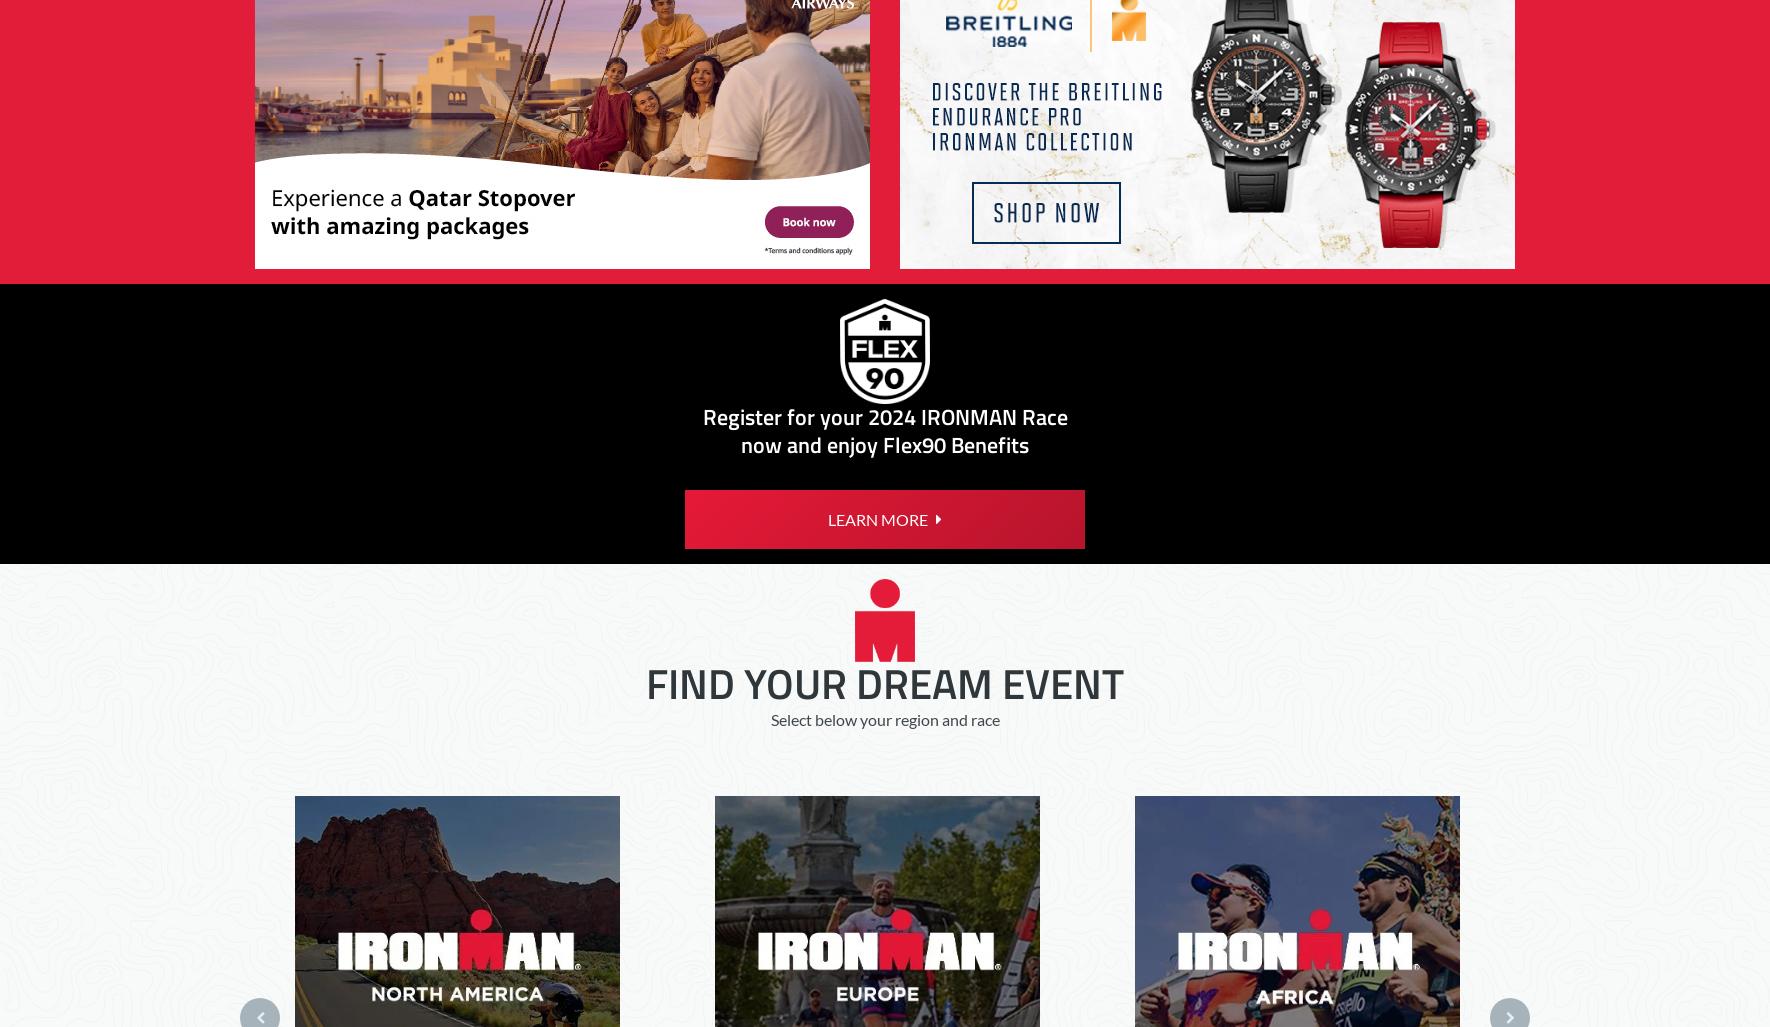  What do you see at coordinates (803, 93) in the screenshot?
I see `'Unsolicited Ideas Policy'` at bounding box center [803, 93].